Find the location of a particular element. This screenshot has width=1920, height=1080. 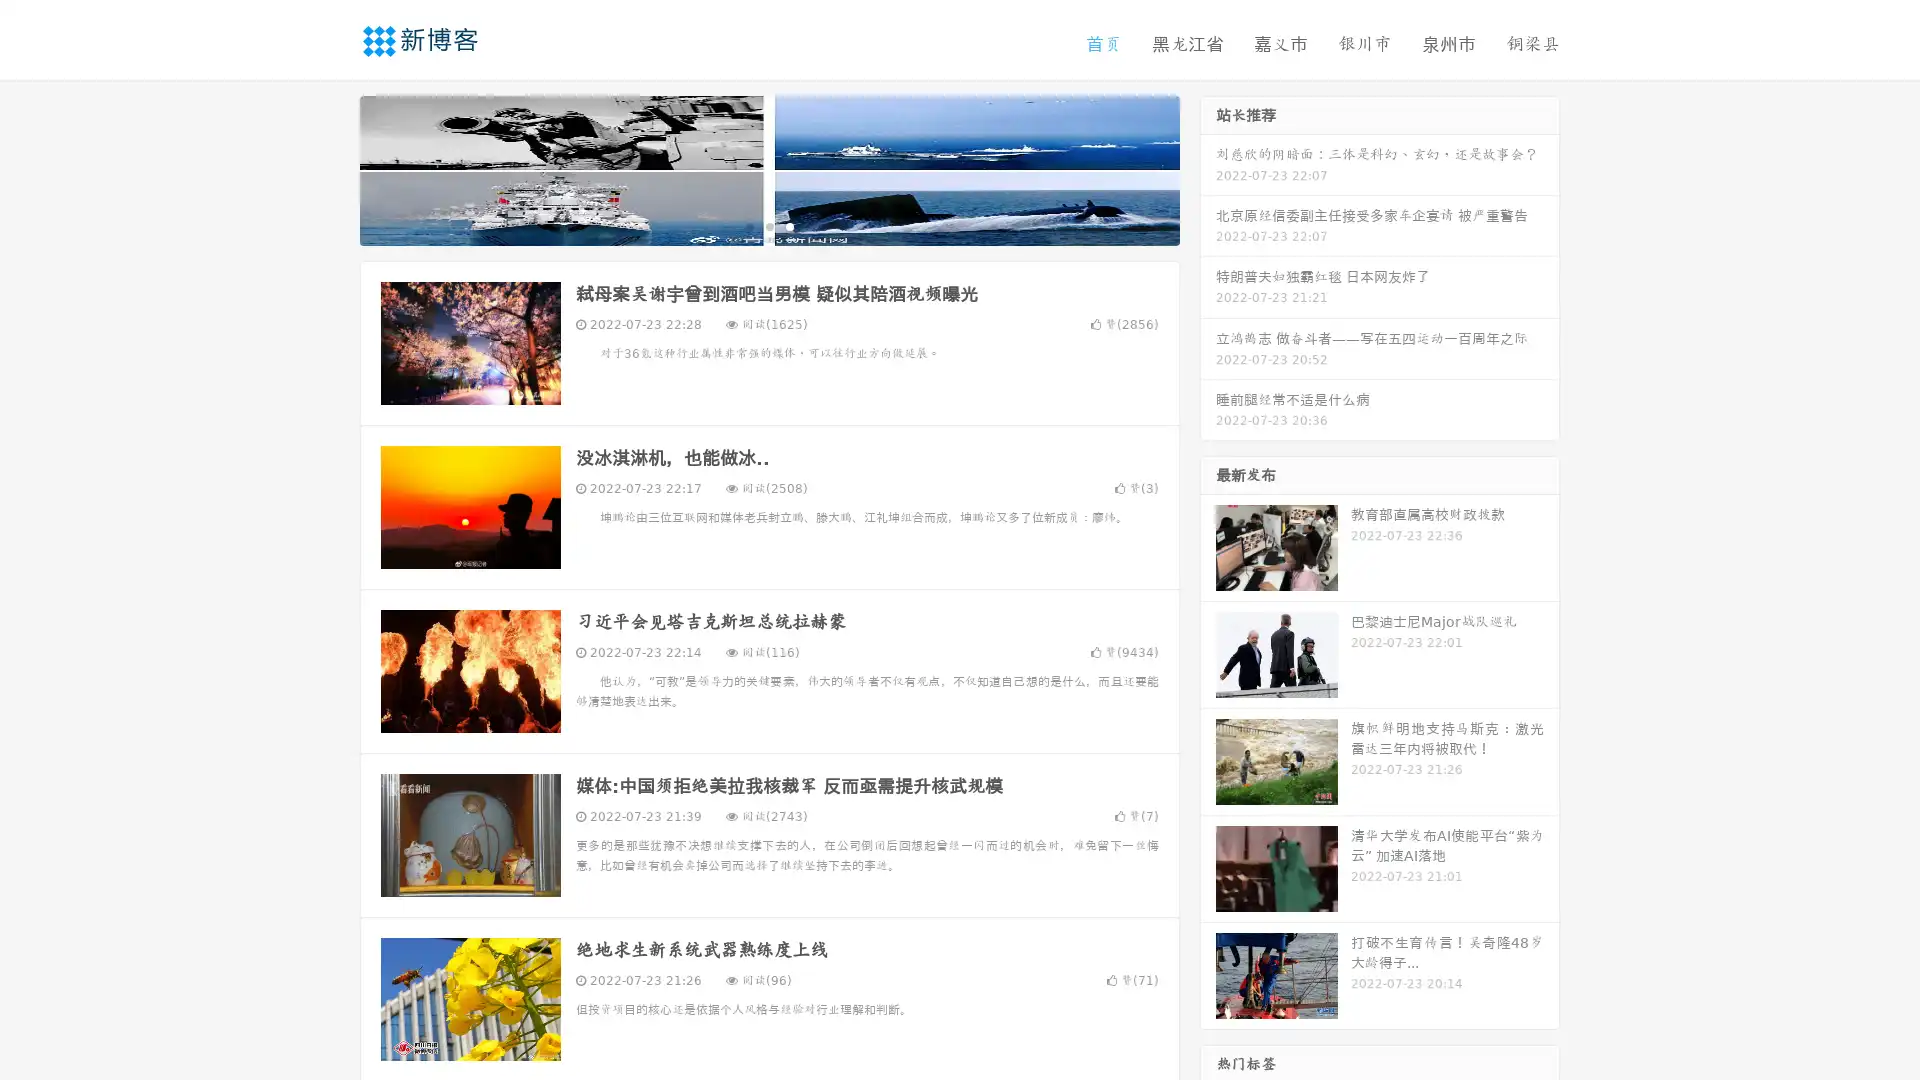

Previous slide is located at coordinates (330, 168).